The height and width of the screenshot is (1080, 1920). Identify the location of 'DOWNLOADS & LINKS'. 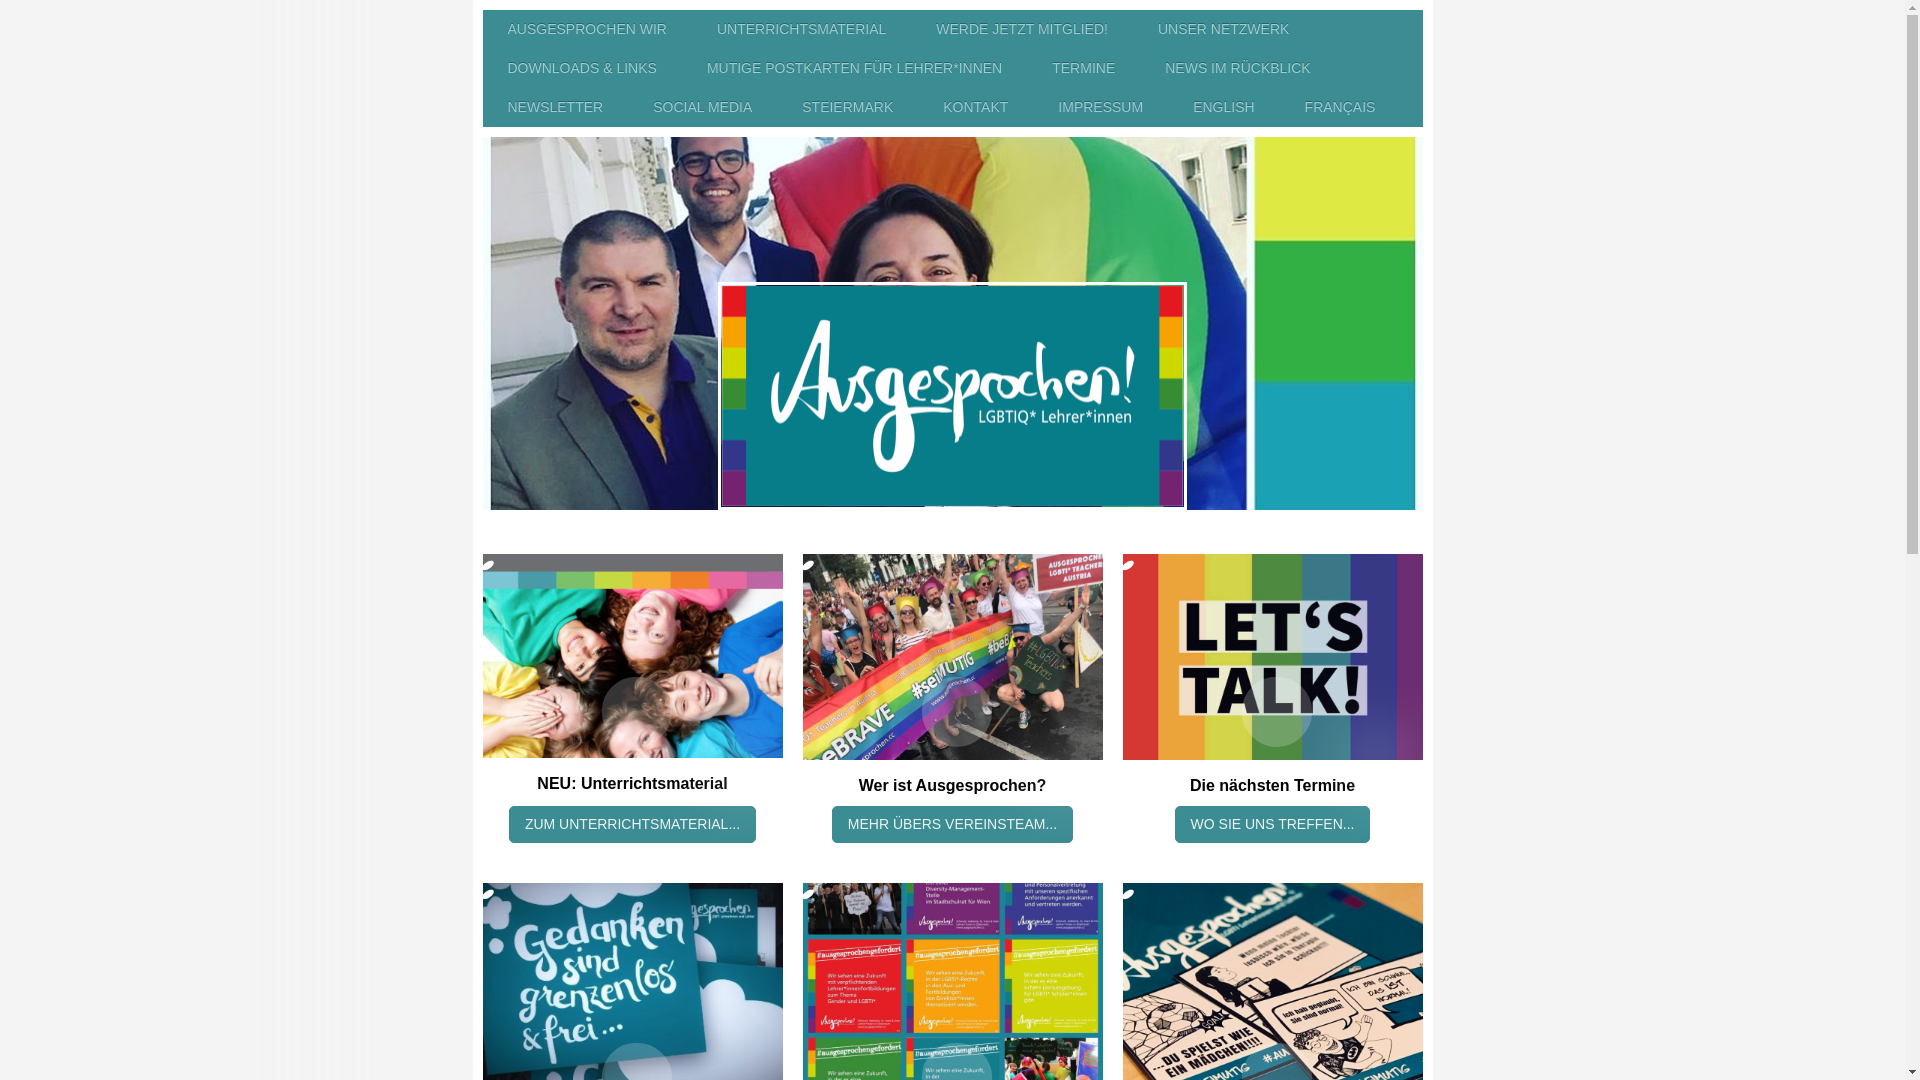
(481, 67).